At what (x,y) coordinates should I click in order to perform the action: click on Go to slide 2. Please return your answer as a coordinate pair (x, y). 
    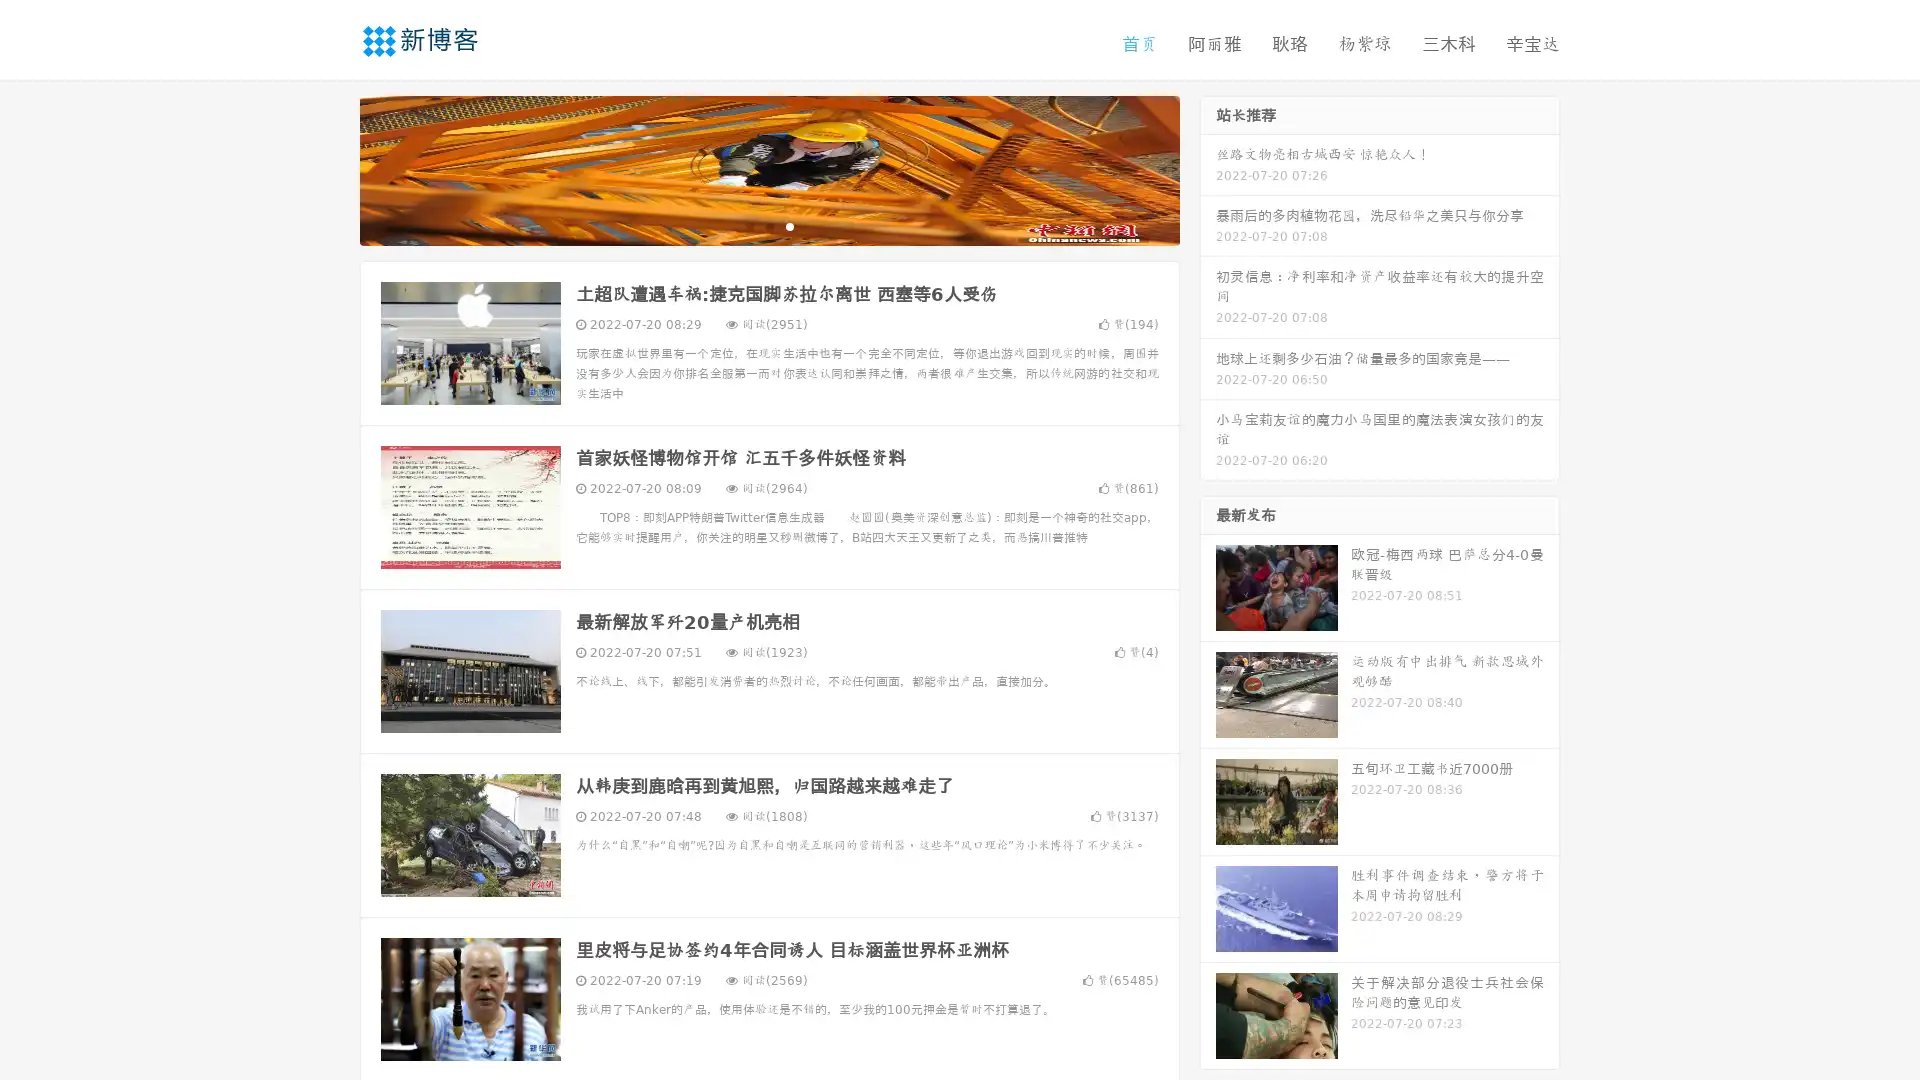
    Looking at the image, I should click on (768, 225).